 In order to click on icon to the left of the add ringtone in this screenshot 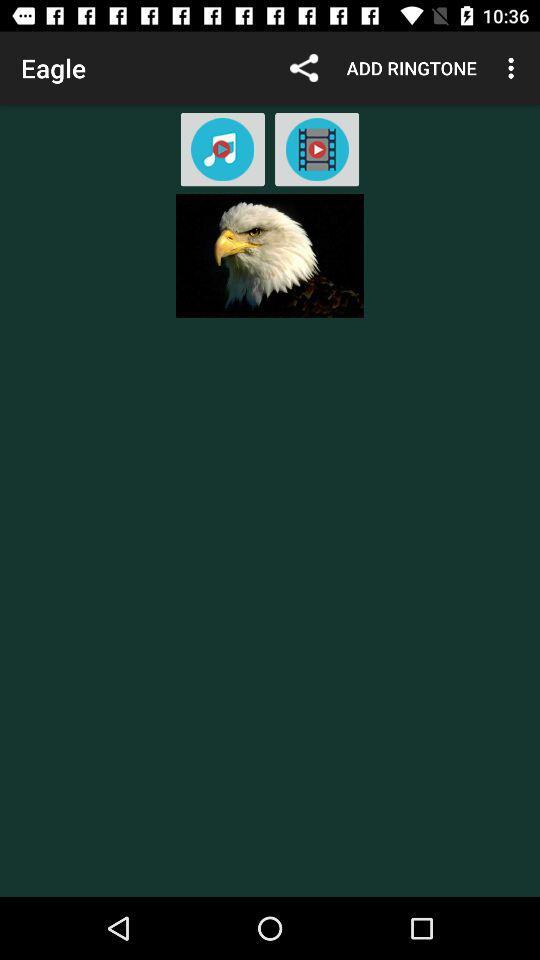, I will do `click(303, 68)`.